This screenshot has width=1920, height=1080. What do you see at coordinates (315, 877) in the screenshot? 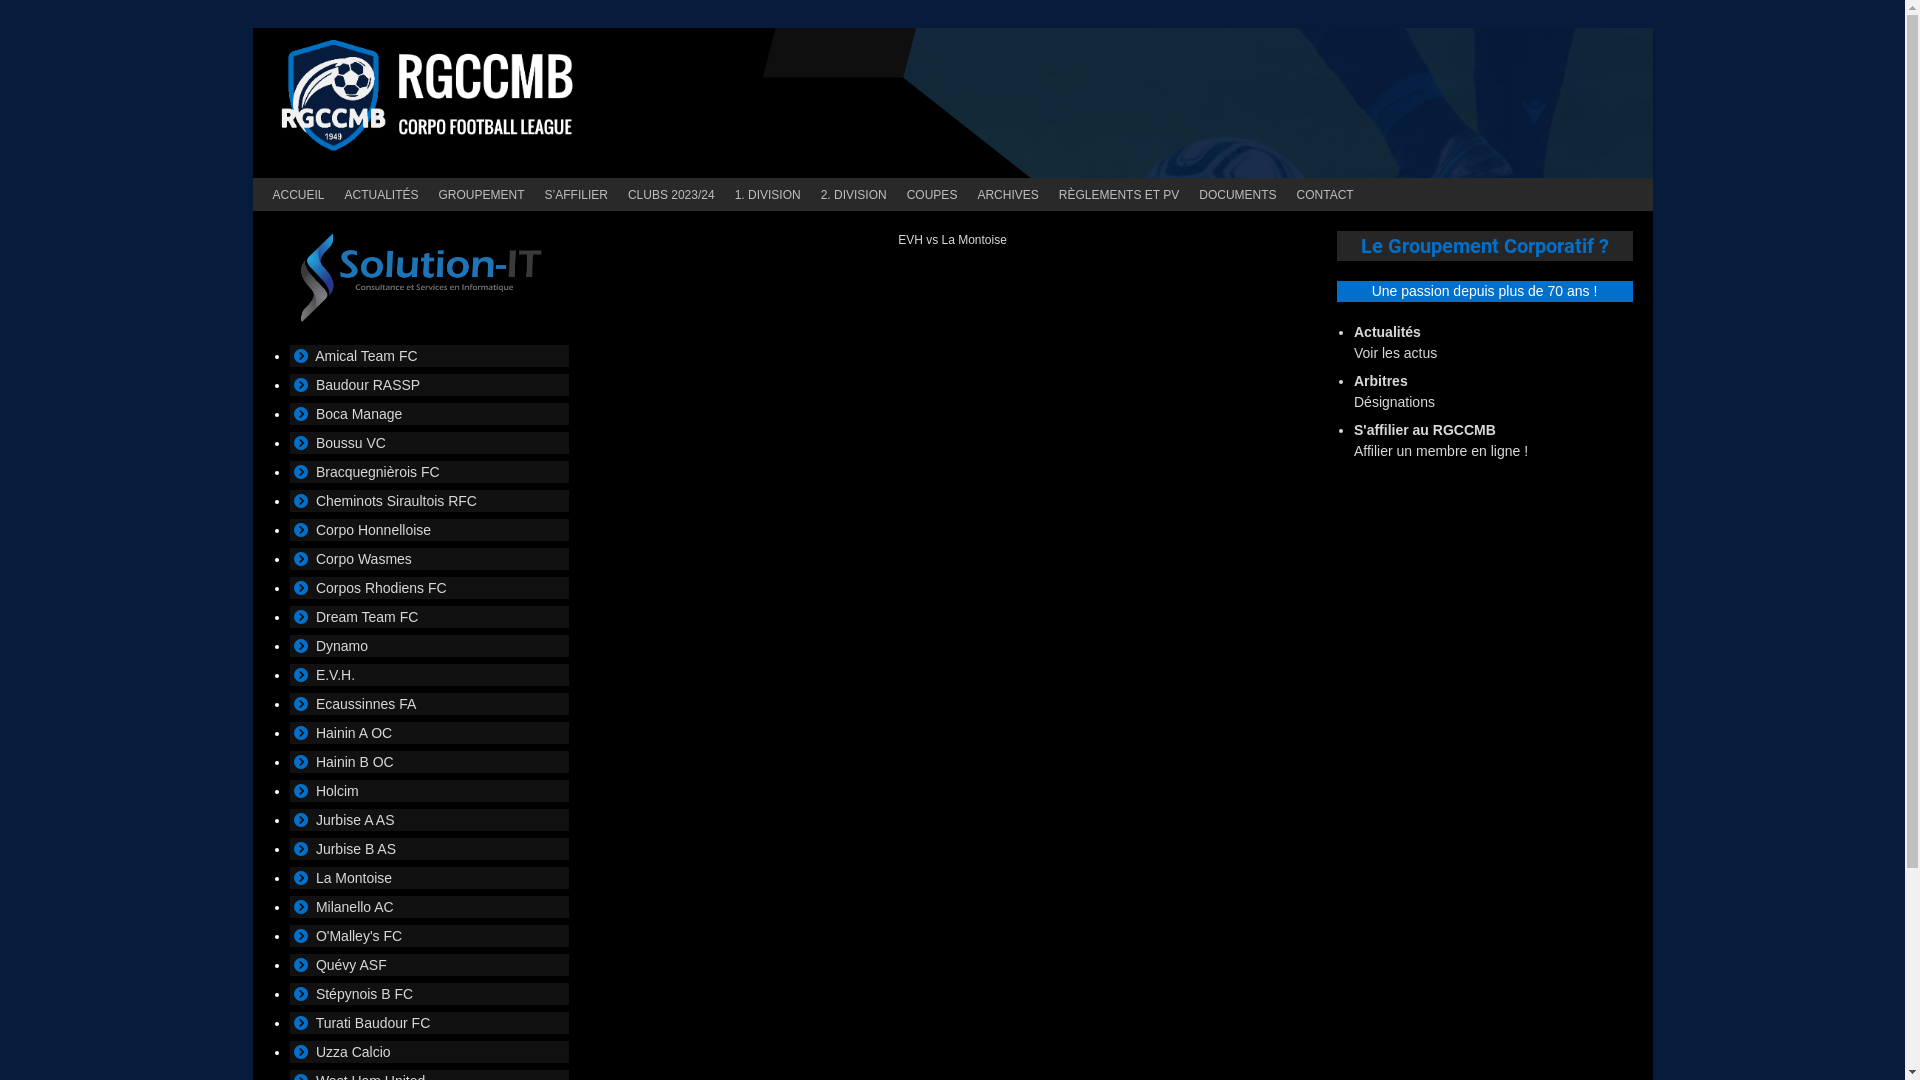
I see `'La Montoise'` at bounding box center [315, 877].